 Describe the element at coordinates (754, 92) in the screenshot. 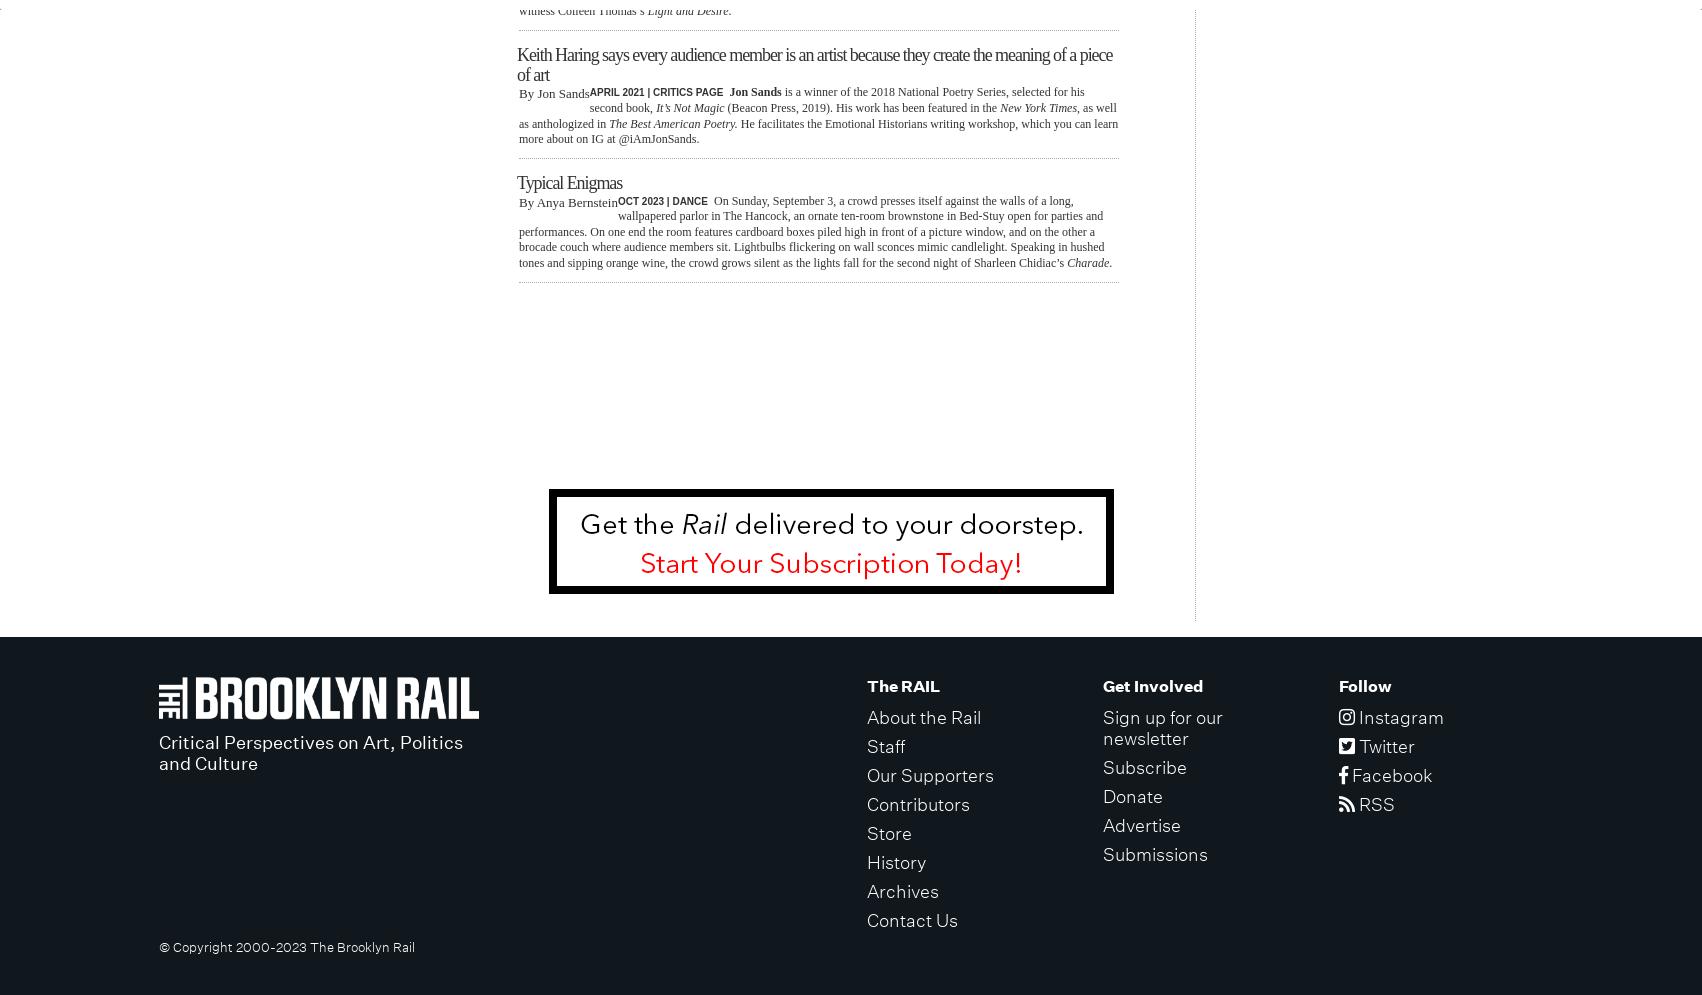

I see `'Jon Sands'` at that location.